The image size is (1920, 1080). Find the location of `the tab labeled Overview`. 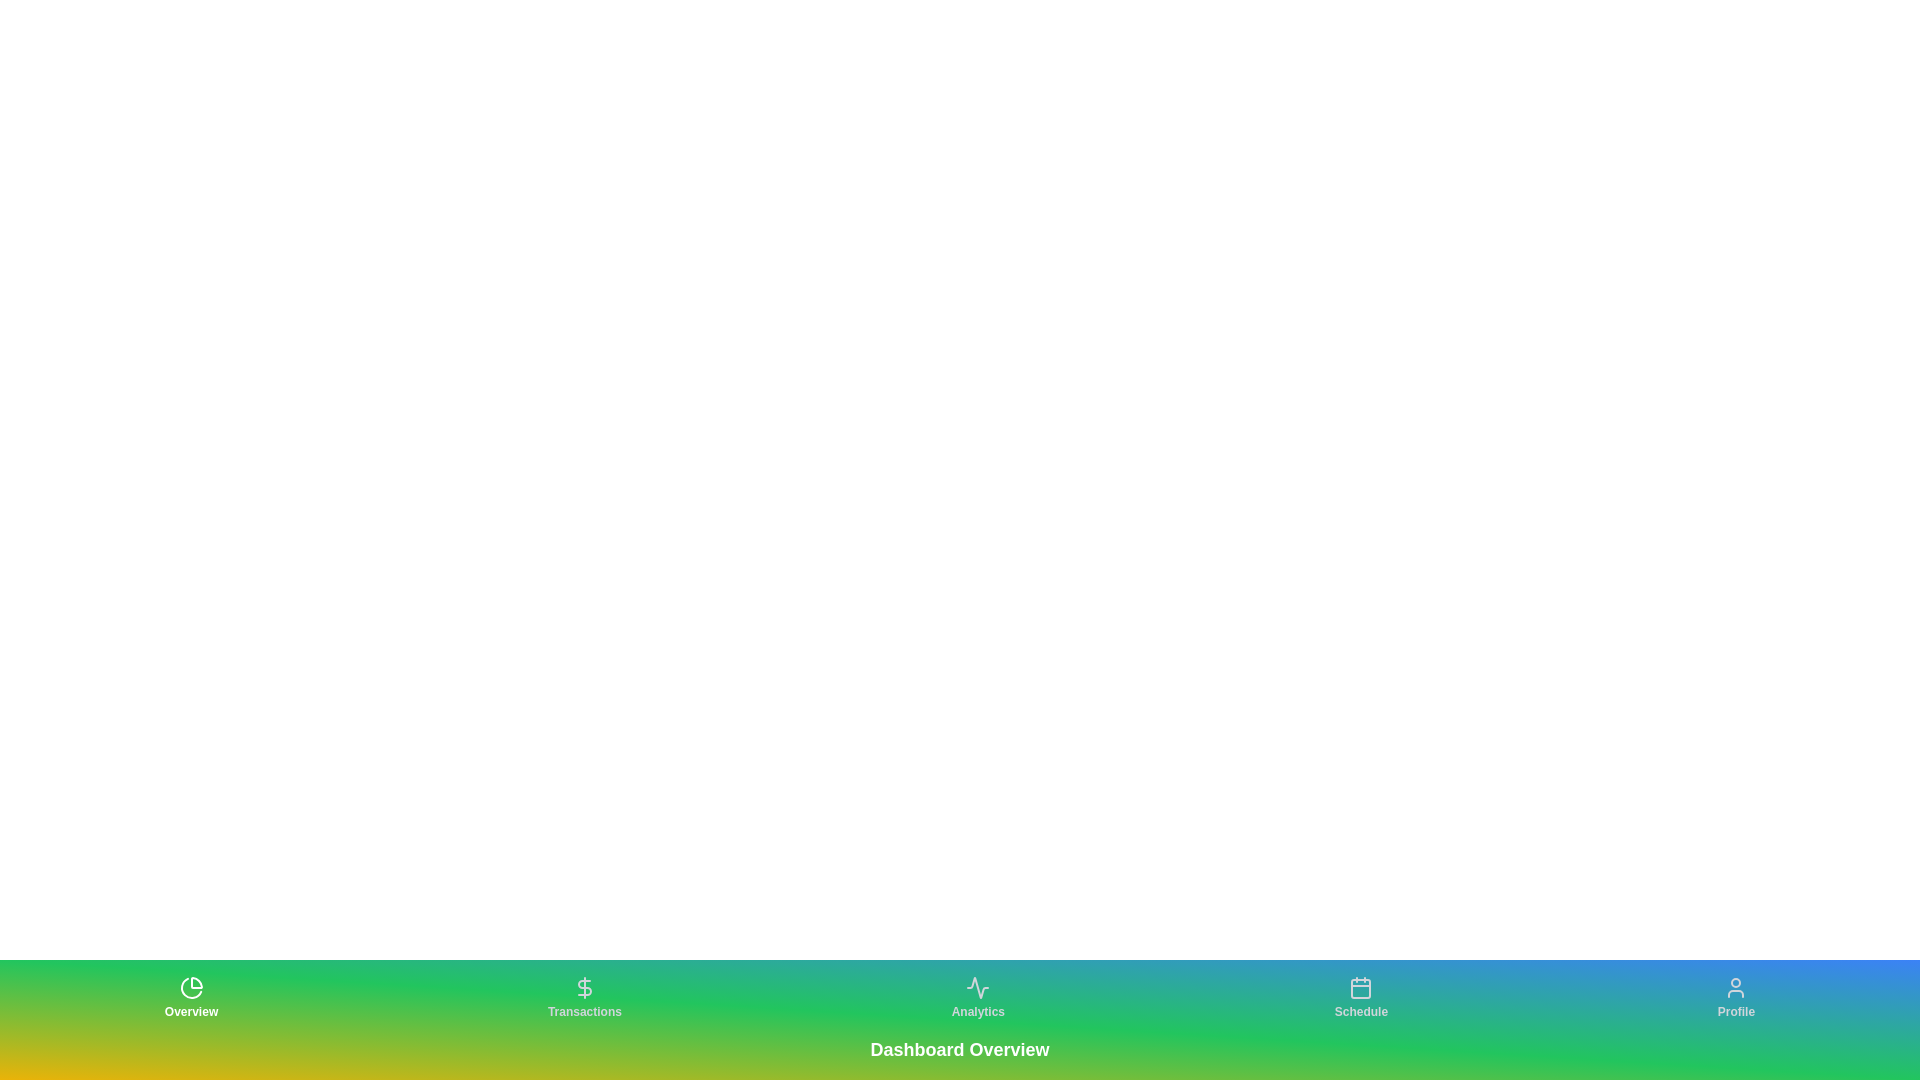

the tab labeled Overview is located at coordinates (191, 998).